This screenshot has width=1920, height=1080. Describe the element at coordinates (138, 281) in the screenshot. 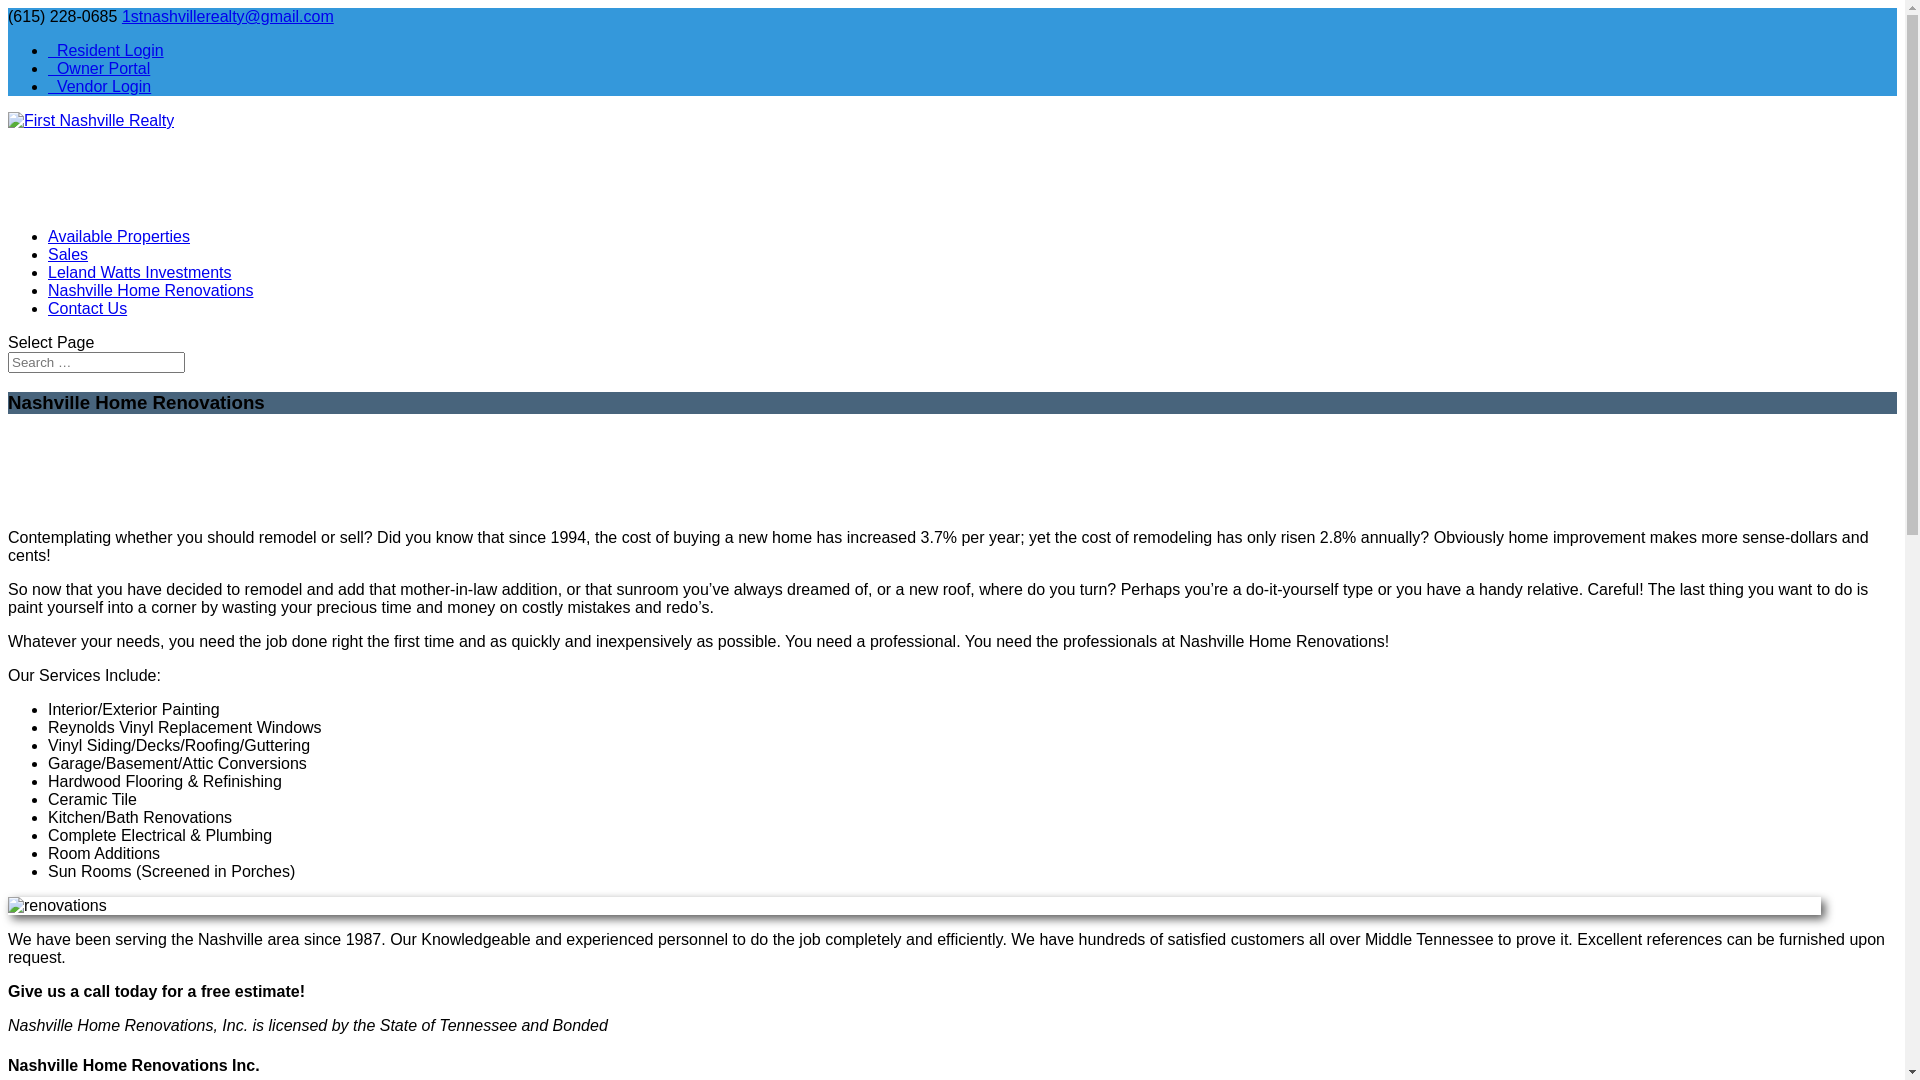

I see `'Leland Watts Investments'` at that location.